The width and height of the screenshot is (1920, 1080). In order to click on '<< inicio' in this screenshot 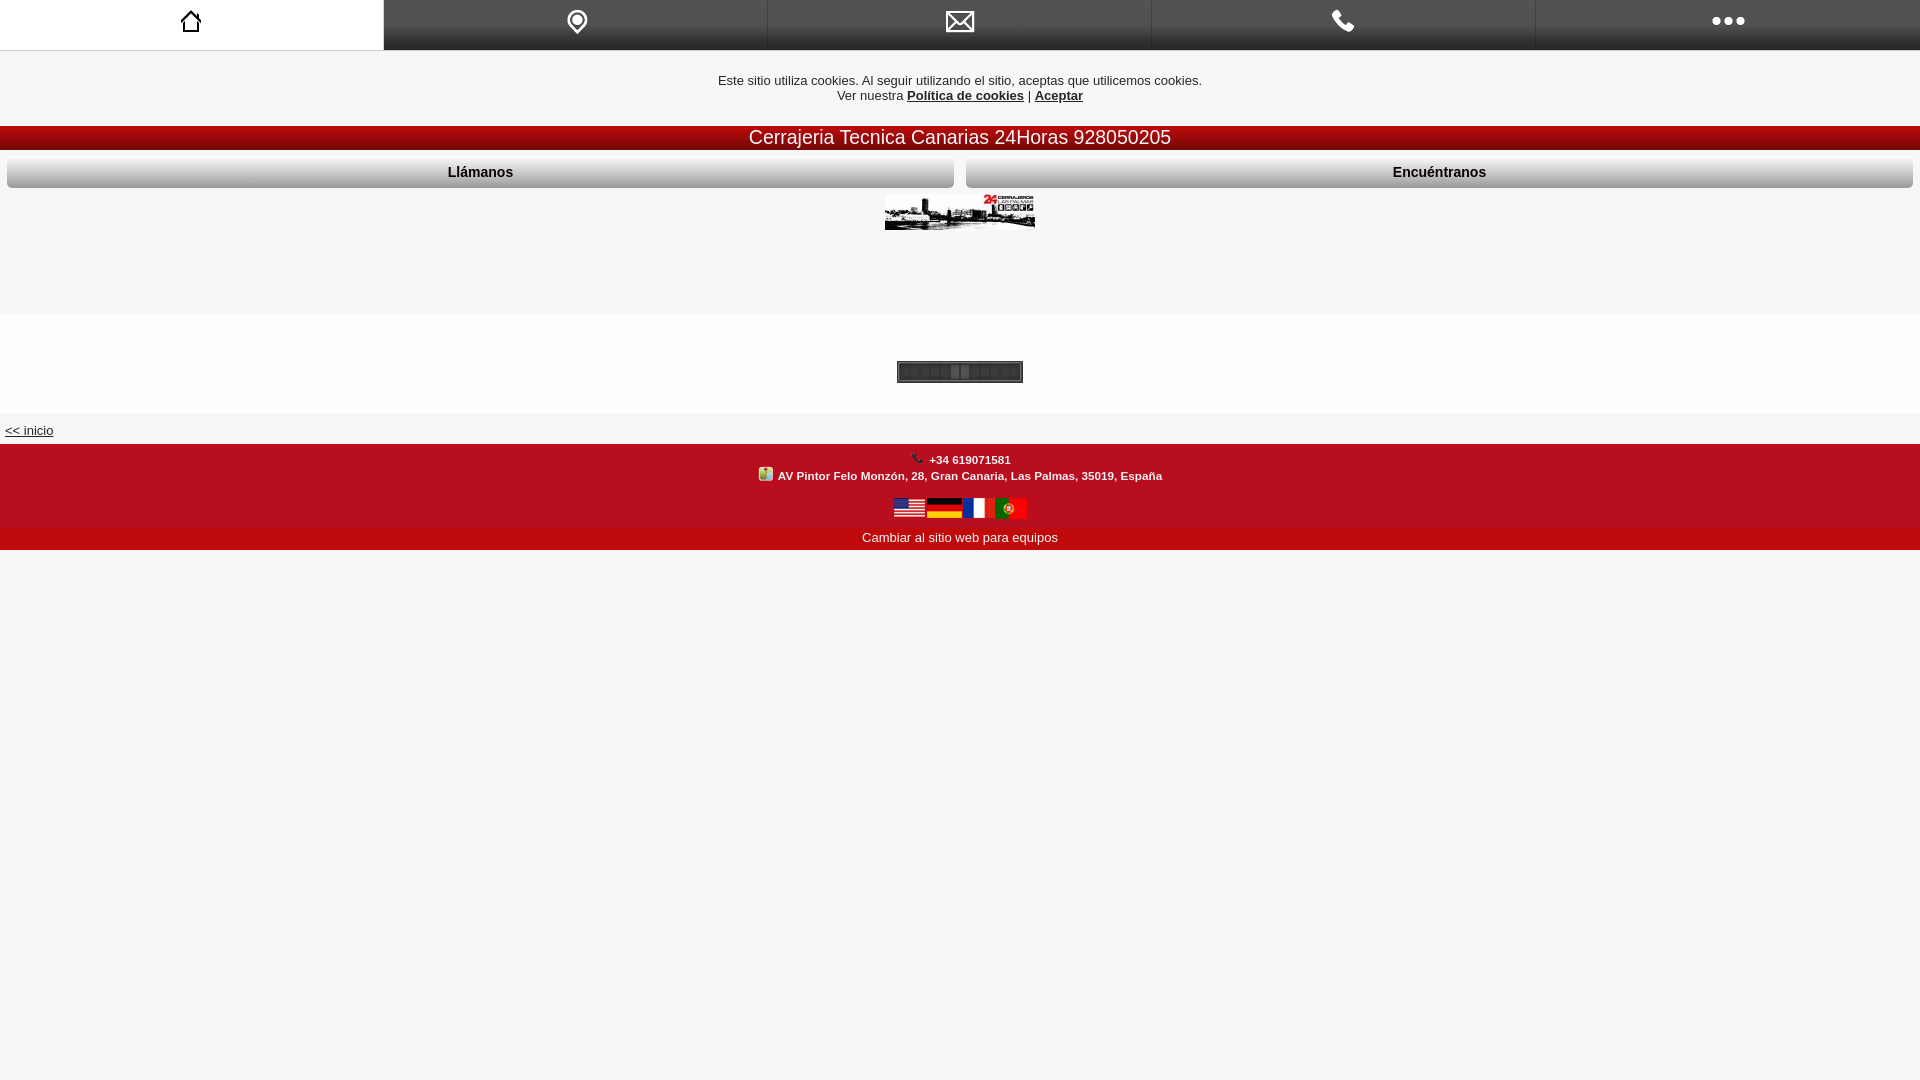, I will do `click(28, 429)`.